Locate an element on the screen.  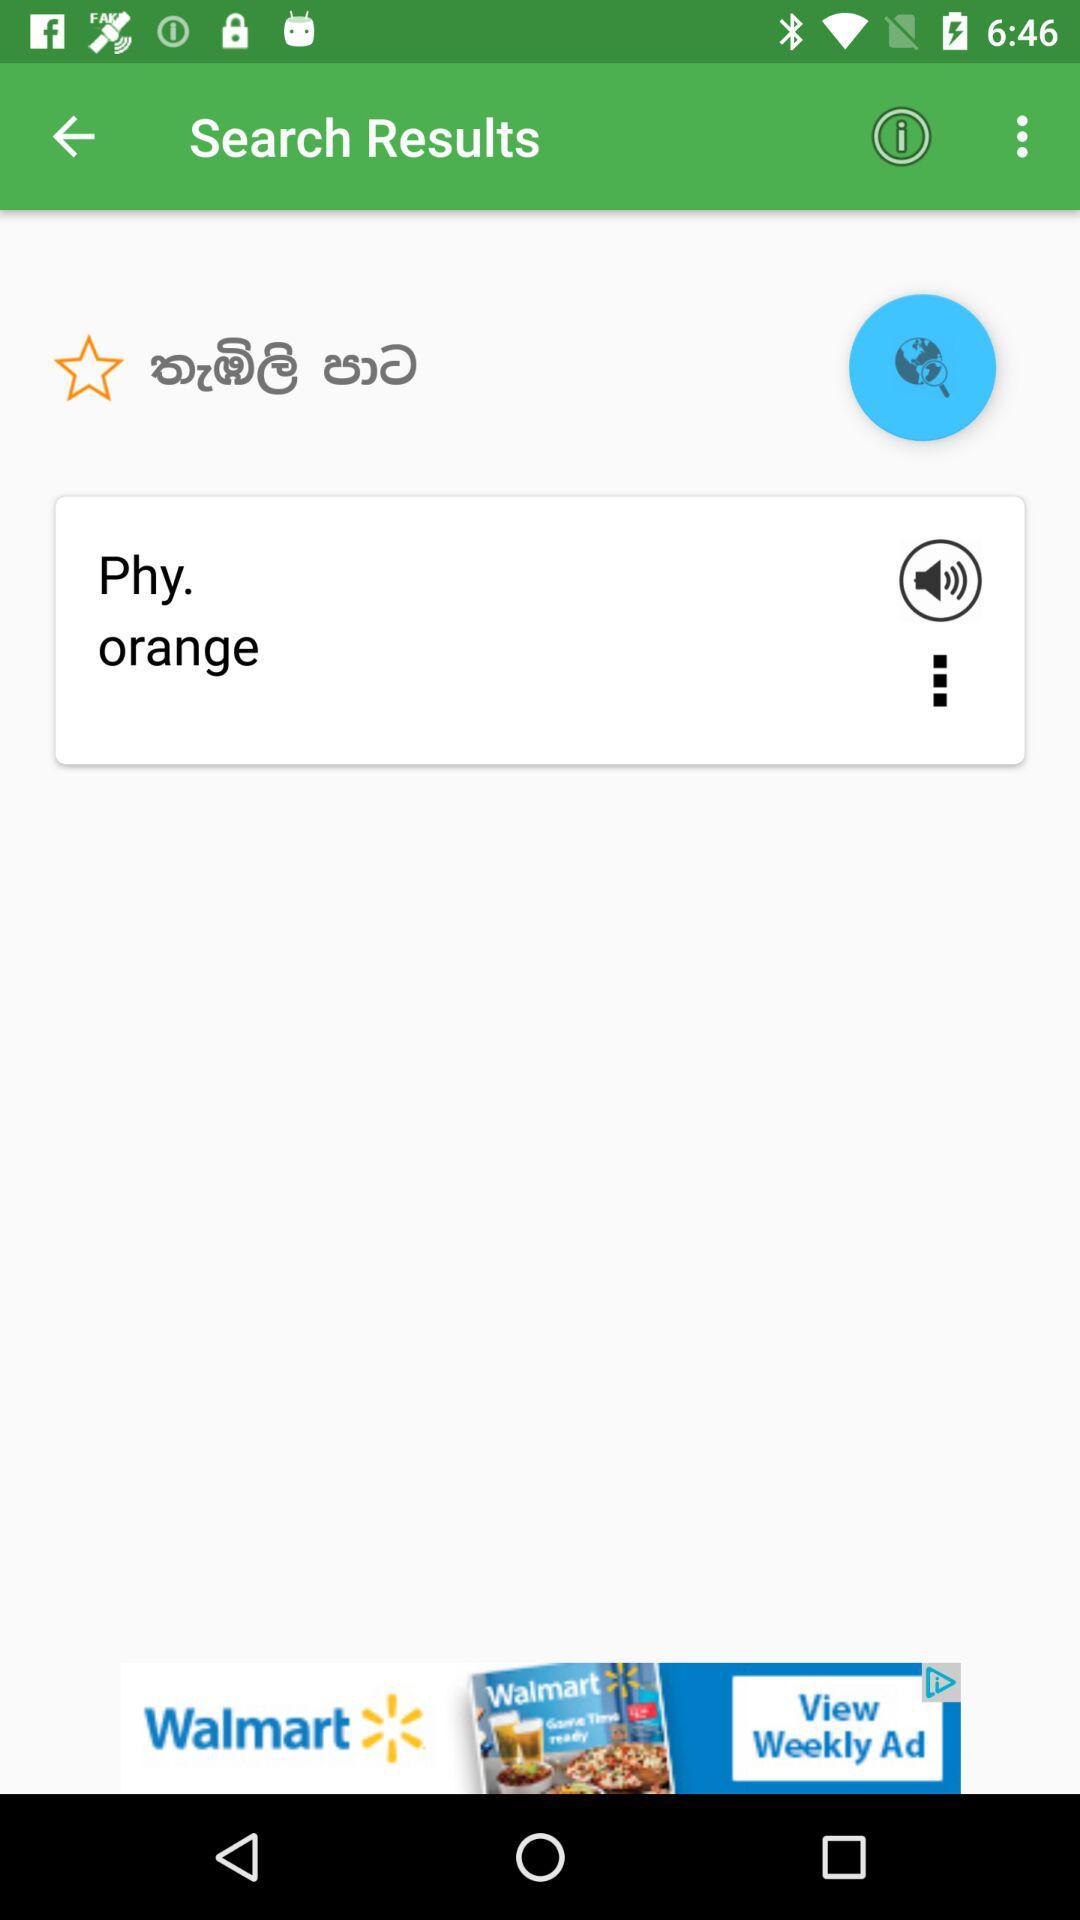
map is located at coordinates (922, 367).